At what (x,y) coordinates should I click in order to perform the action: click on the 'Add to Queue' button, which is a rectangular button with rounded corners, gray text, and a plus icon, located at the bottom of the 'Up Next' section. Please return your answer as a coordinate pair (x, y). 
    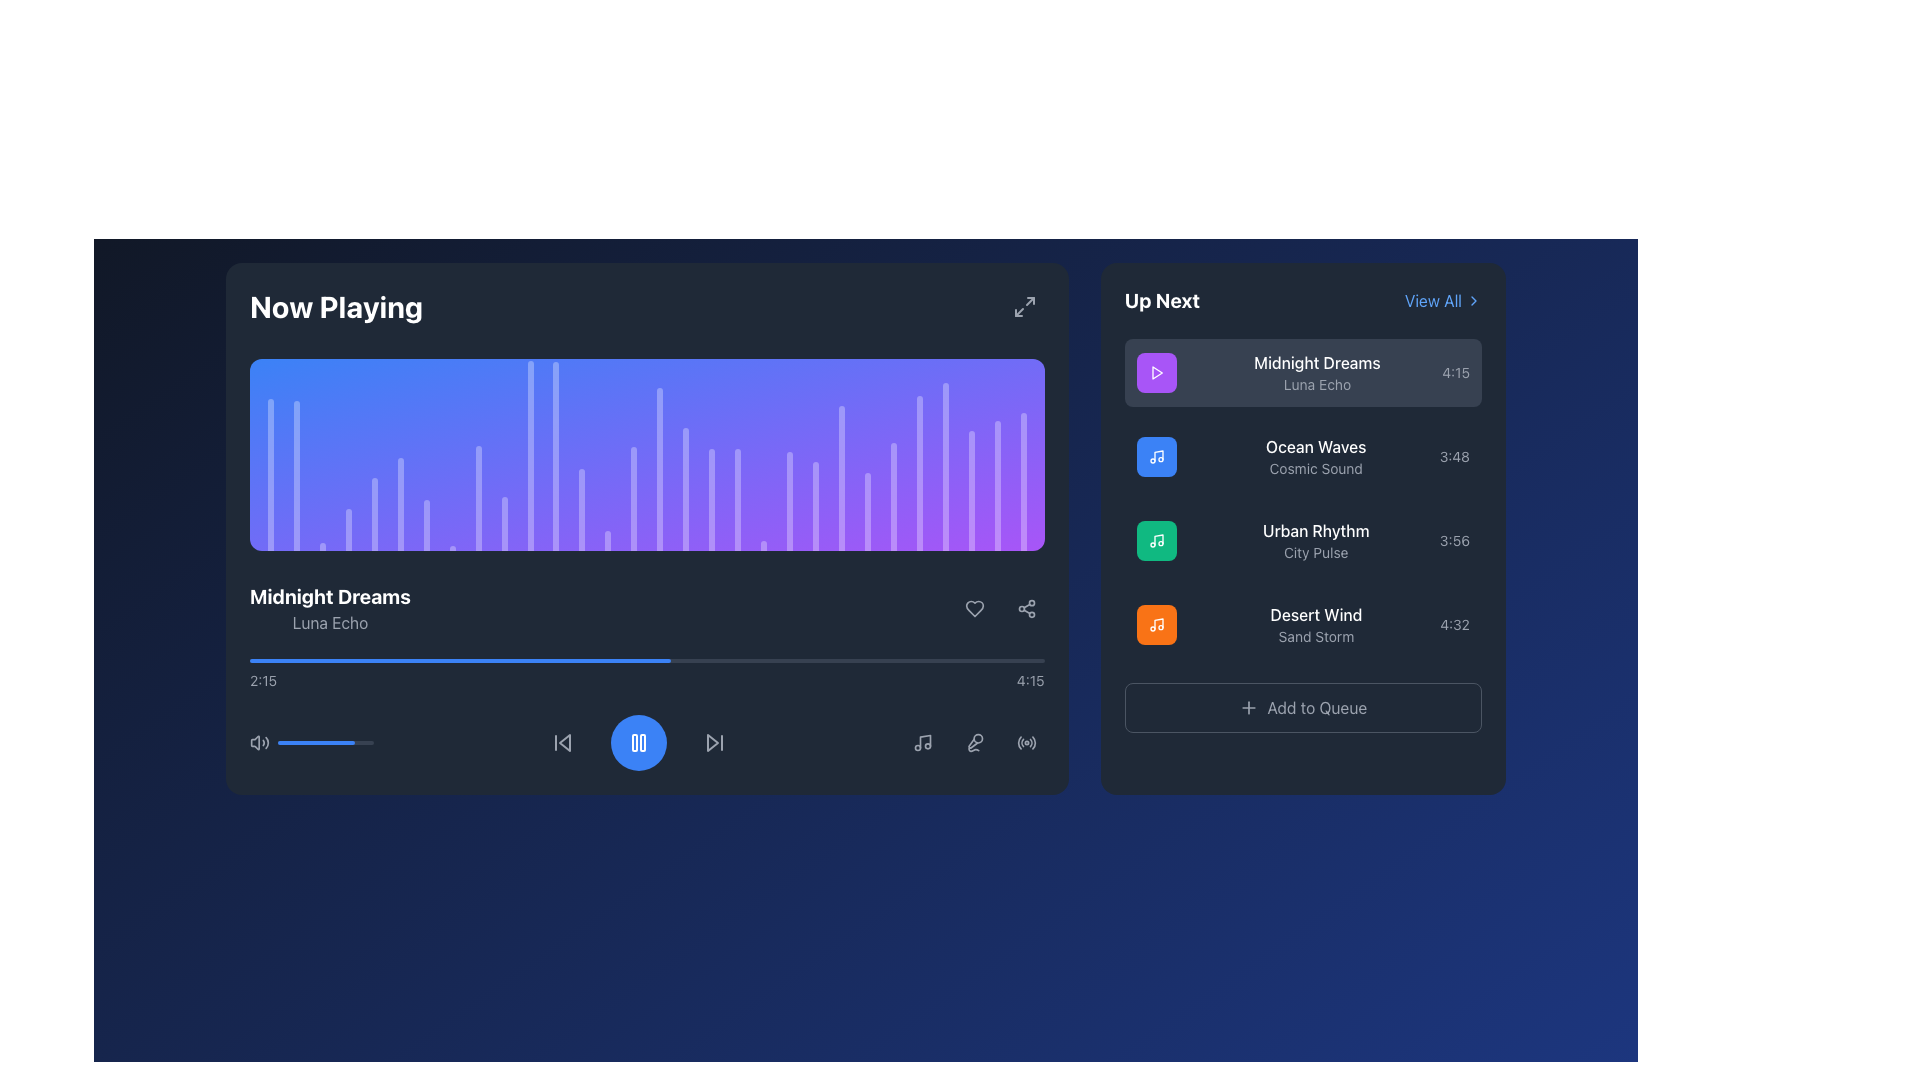
    Looking at the image, I should click on (1303, 707).